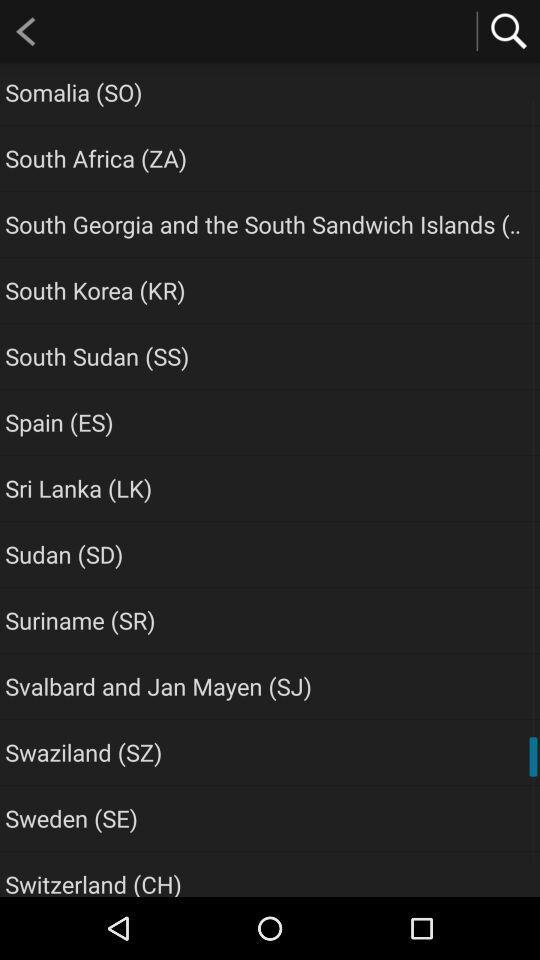  I want to click on spain (es) item, so click(59, 422).